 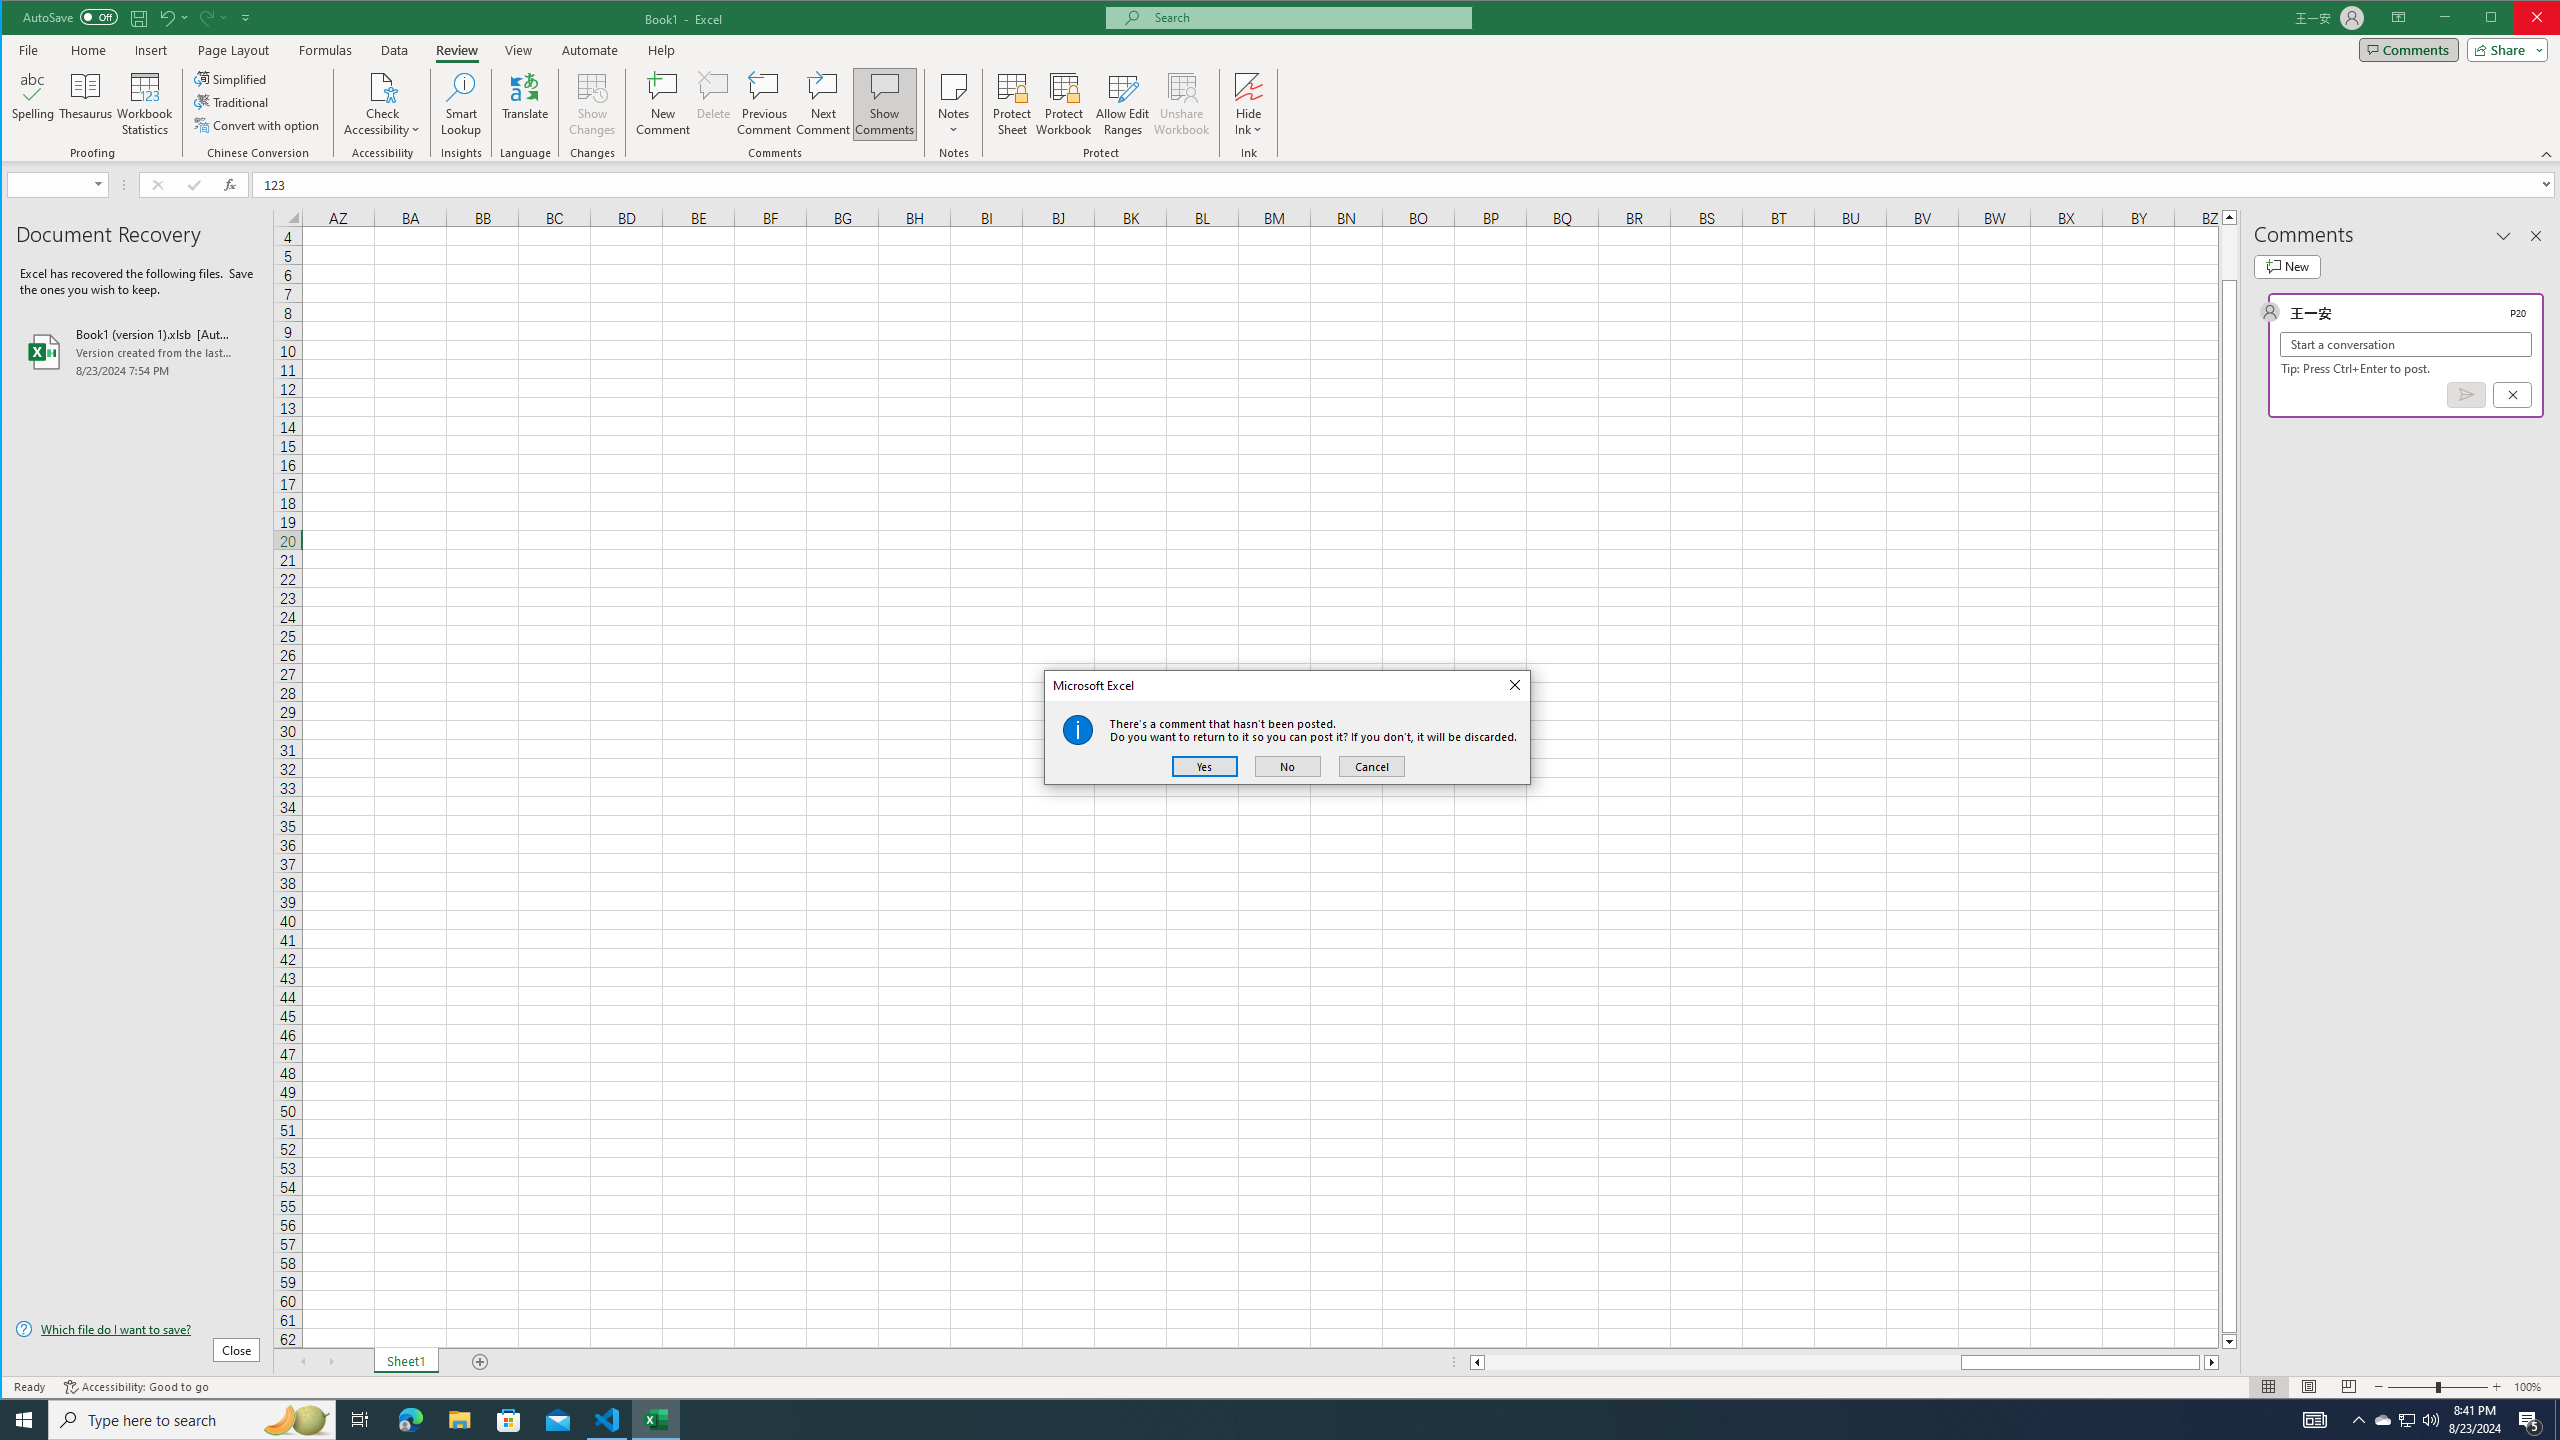 What do you see at coordinates (2530, 1418) in the screenshot?
I see `'Action Center, 5 new notifications'` at bounding box center [2530, 1418].